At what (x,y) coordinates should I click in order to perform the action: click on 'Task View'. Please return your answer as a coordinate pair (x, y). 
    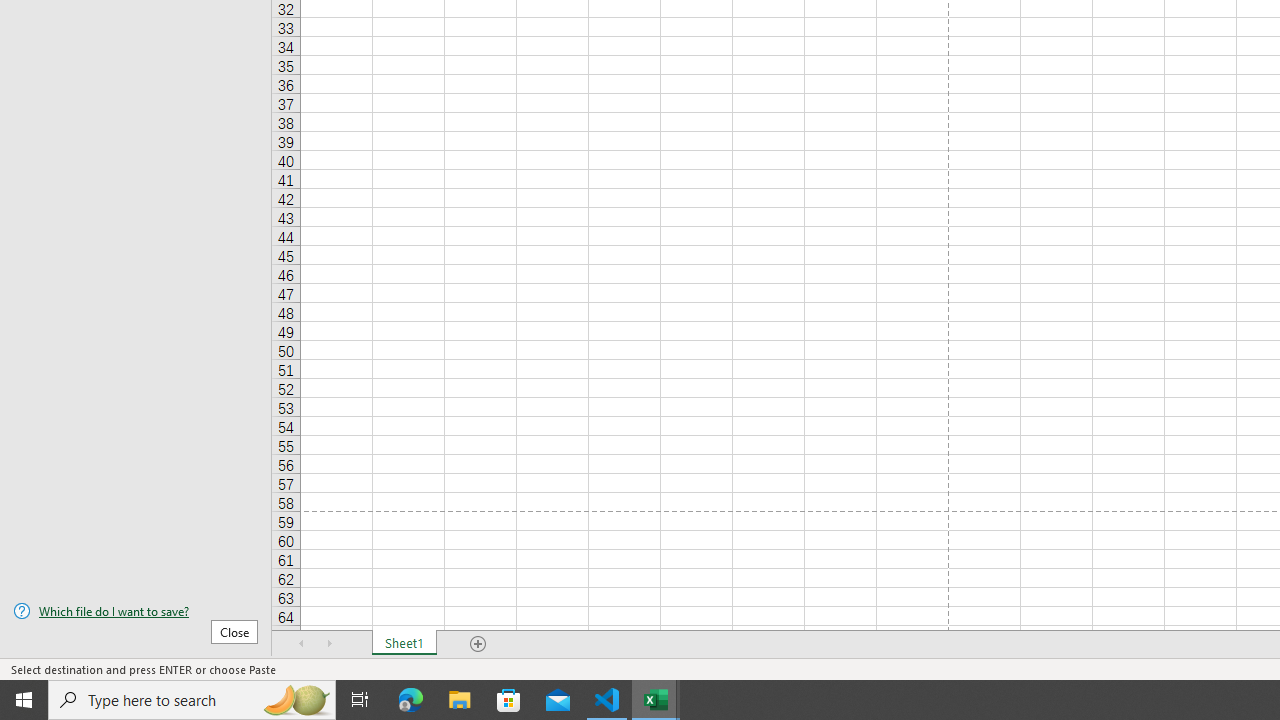
    Looking at the image, I should click on (359, 698).